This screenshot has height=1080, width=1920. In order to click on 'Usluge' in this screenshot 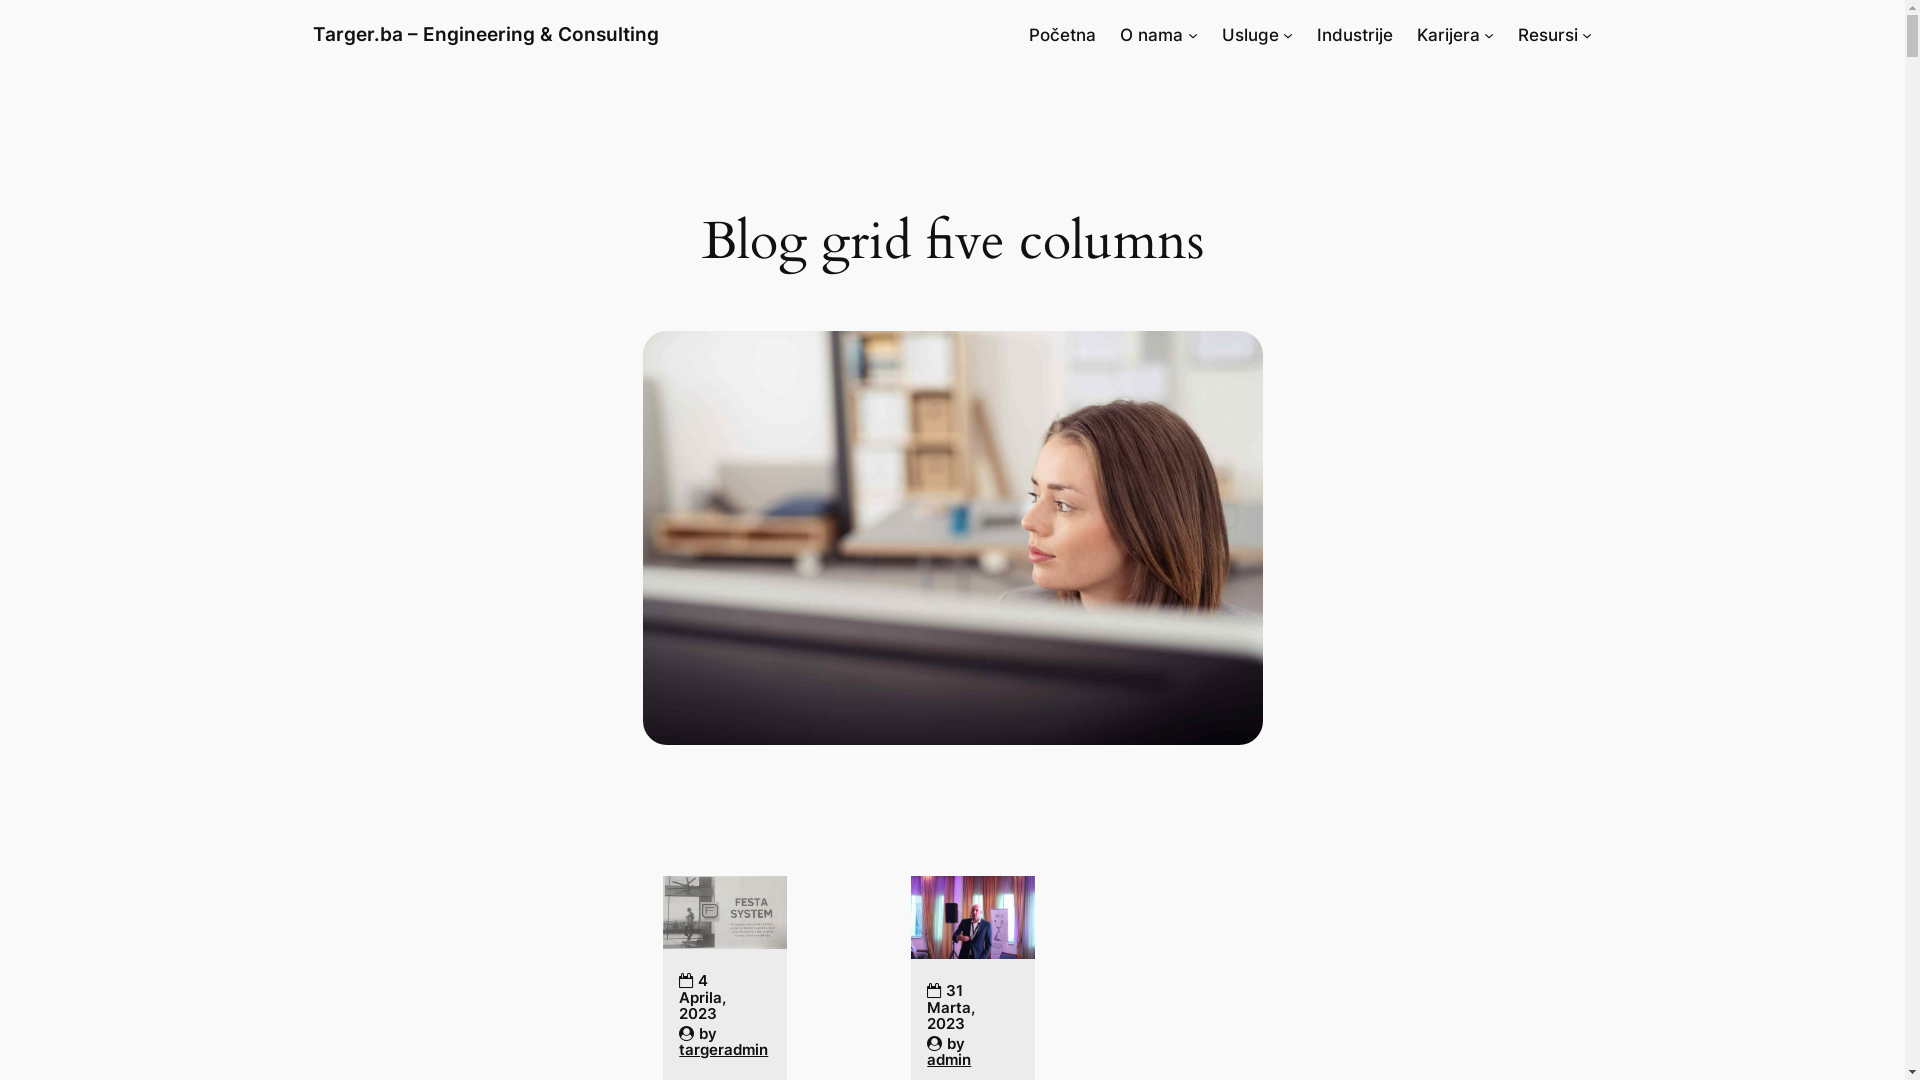, I will do `click(1221, 34)`.